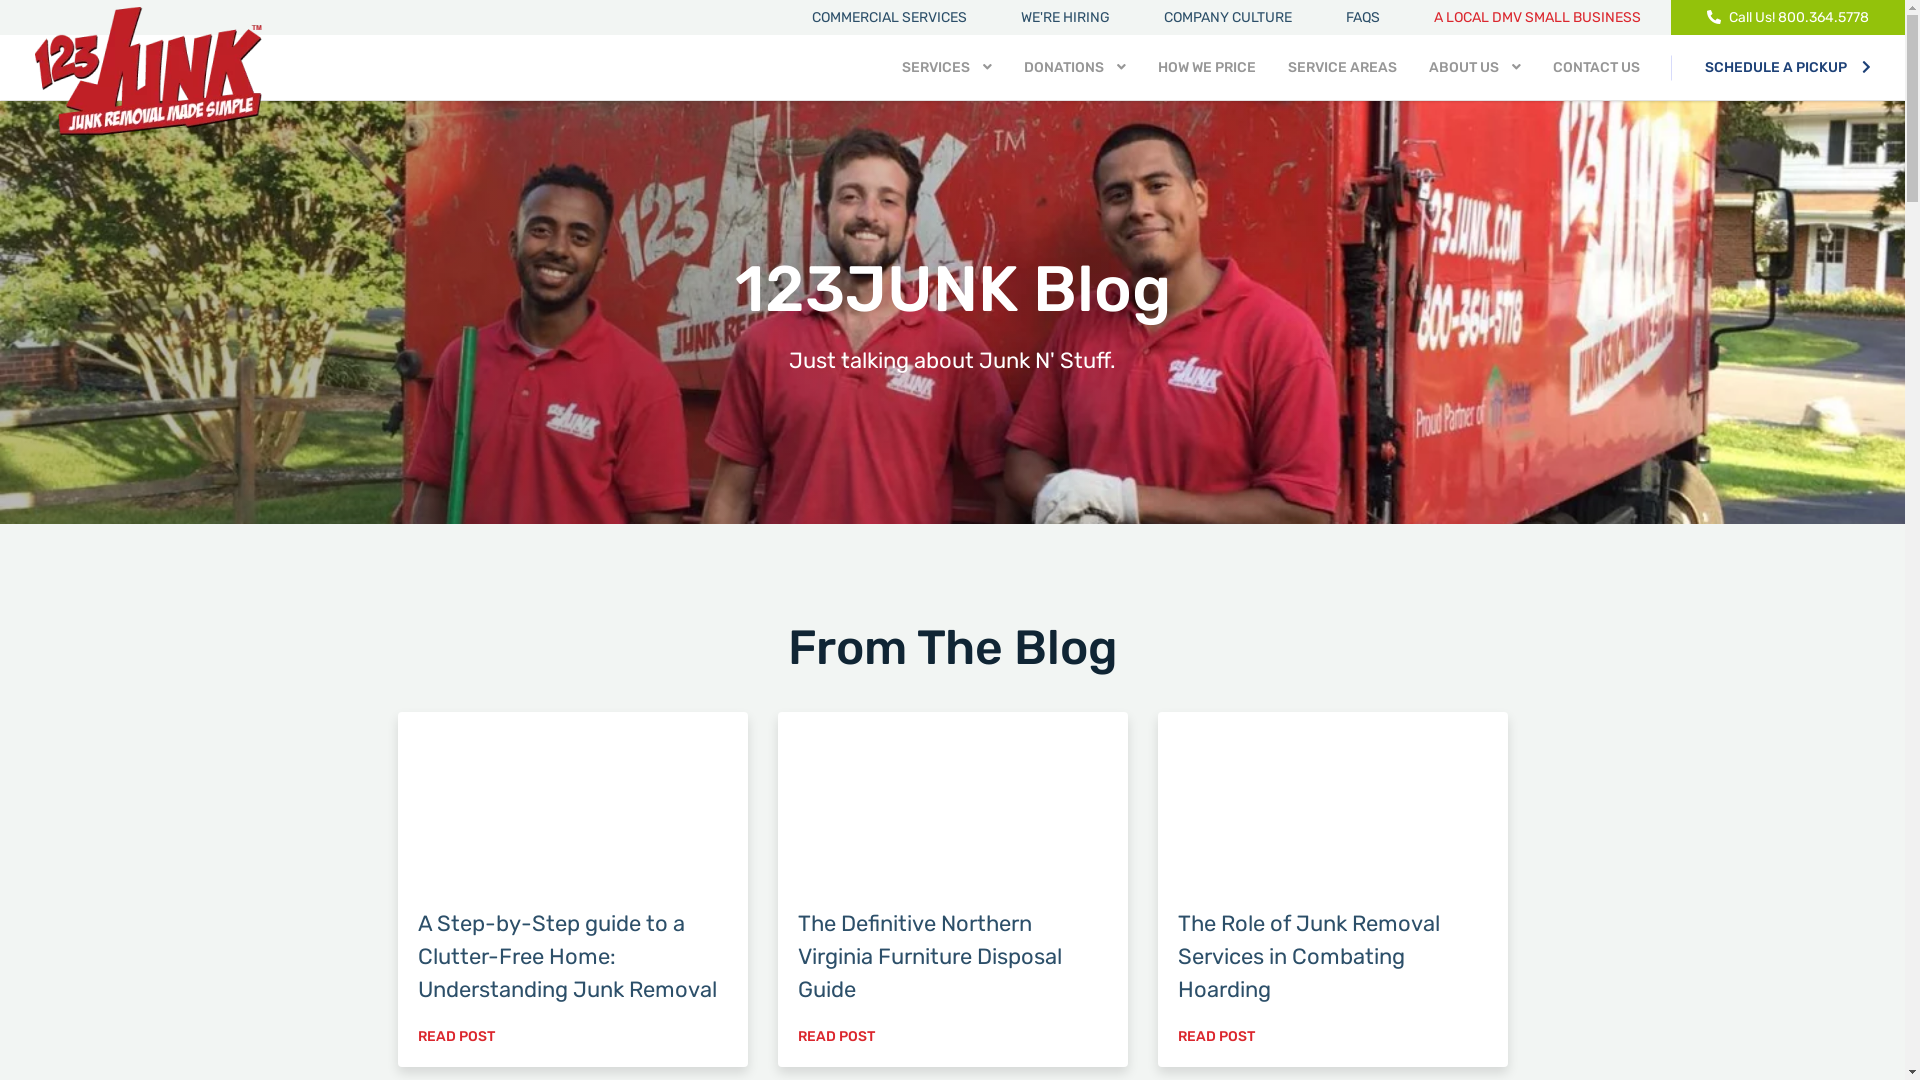 This screenshot has width=1920, height=1080. Describe the element at coordinates (1227, 17) in the screenshot. I see `'COMPANY CULTURE'` at that location.